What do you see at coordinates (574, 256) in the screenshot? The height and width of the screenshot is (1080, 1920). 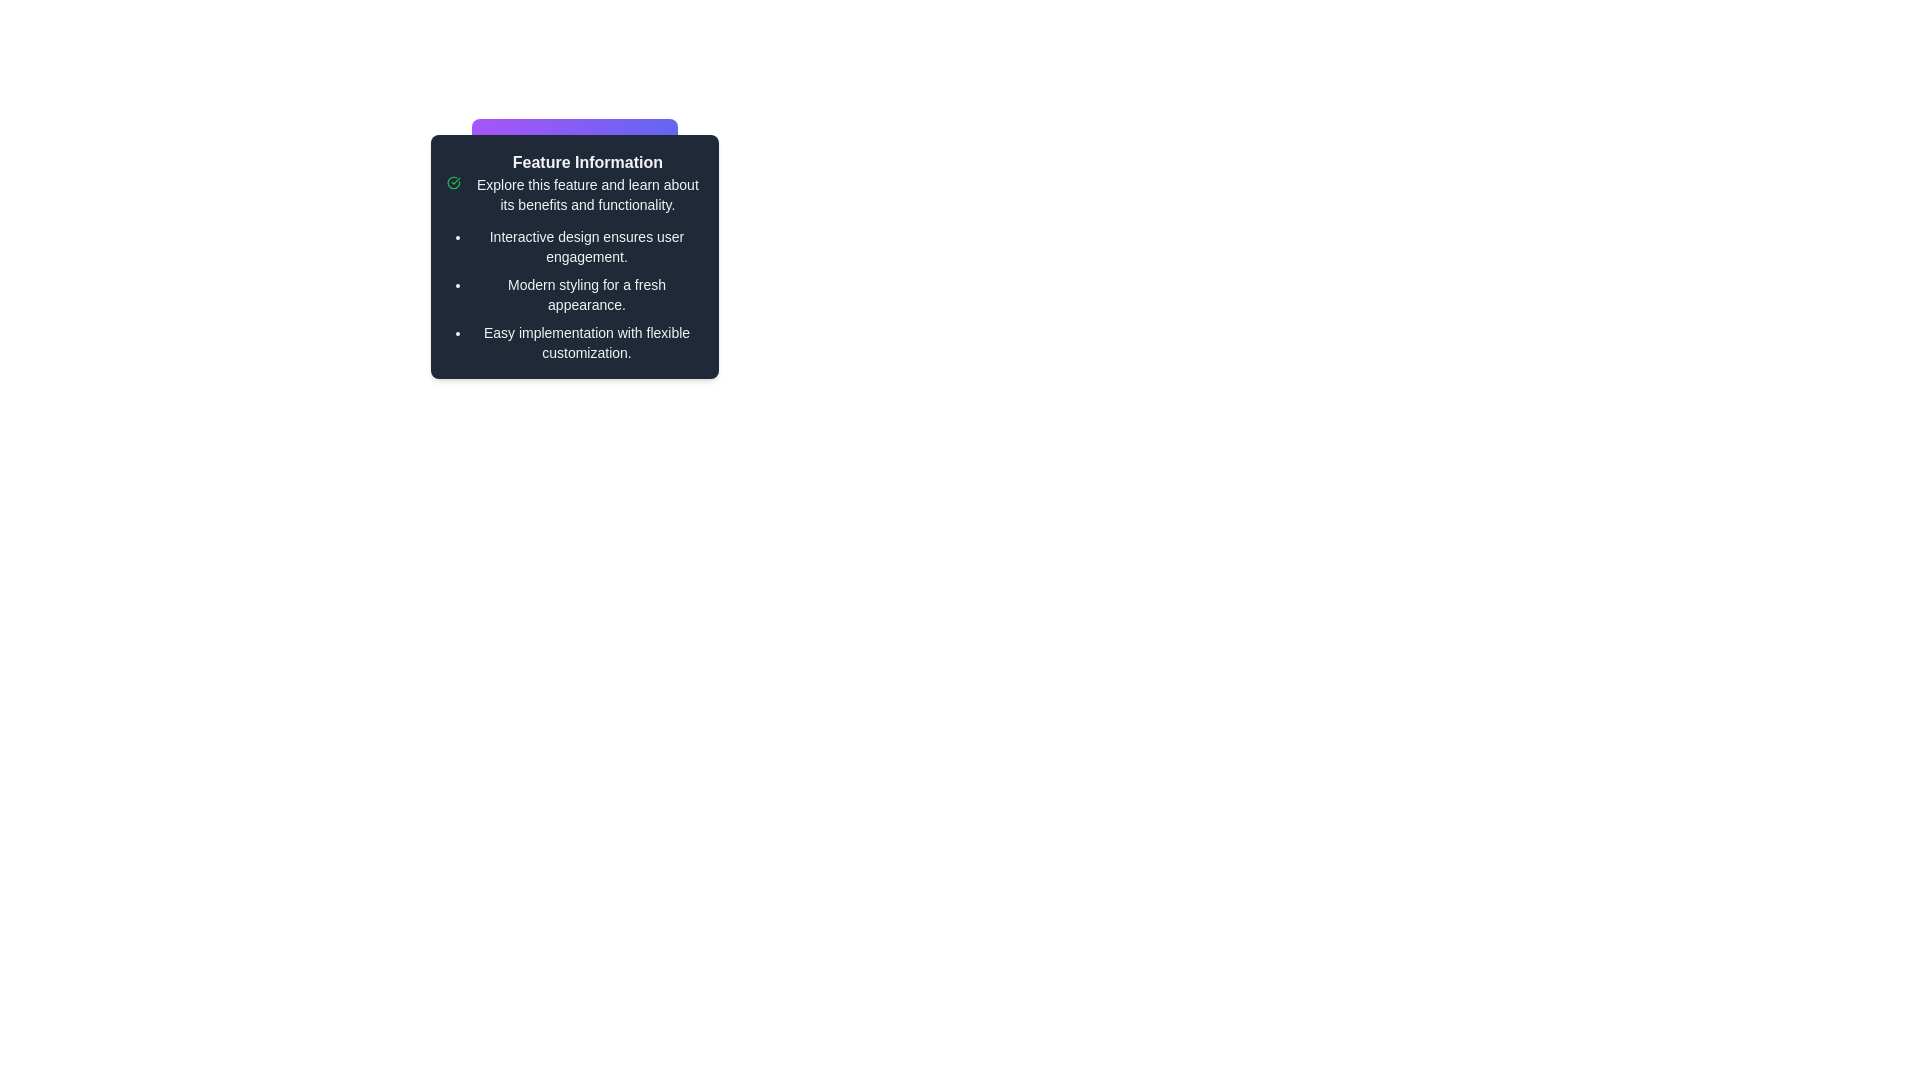 I see `content within the Informational panel, which has a dark gray background, rounded corners, and contains the title 'Feature Information' and descriptive text` at bounding box center [574, 256].